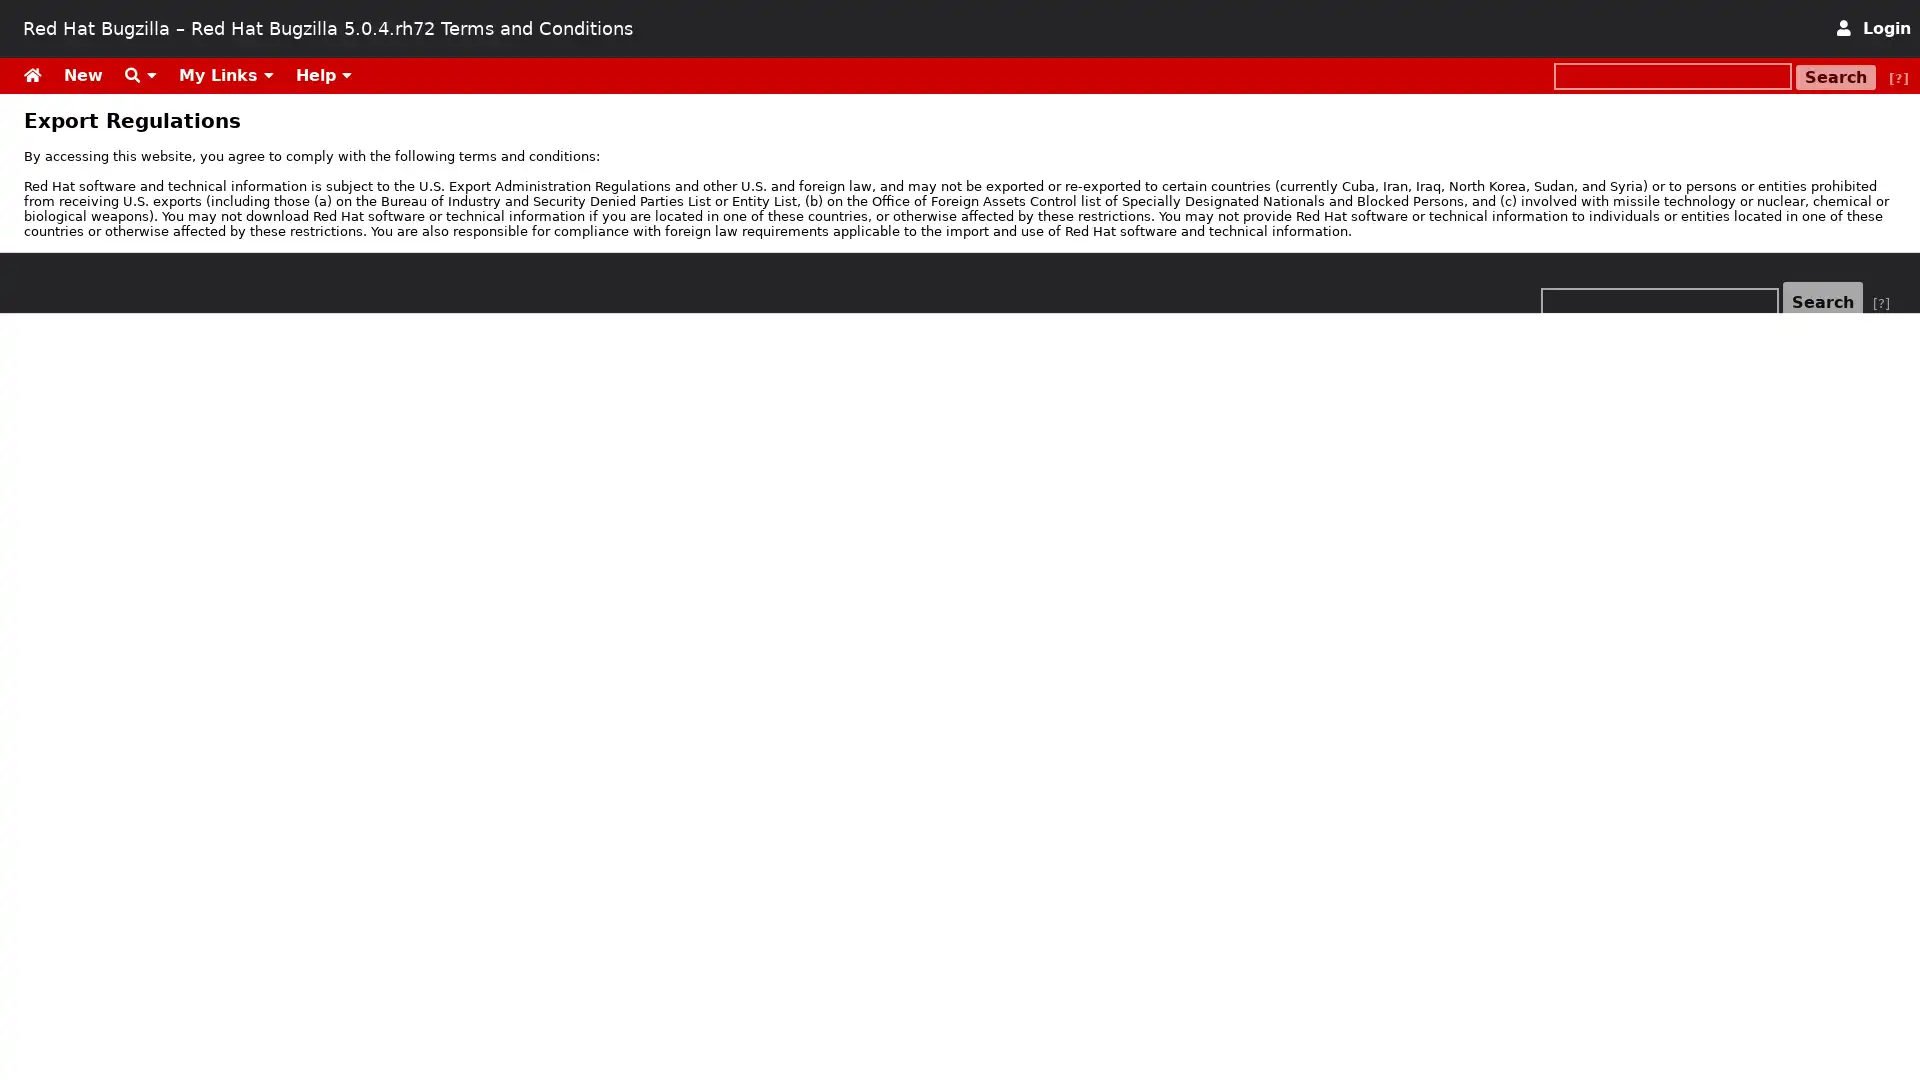 The height and width of the screenshot is (1080, 1920). Describe the element at coordinates (1836, 76) in the screenshot. I see `Search` at that location.